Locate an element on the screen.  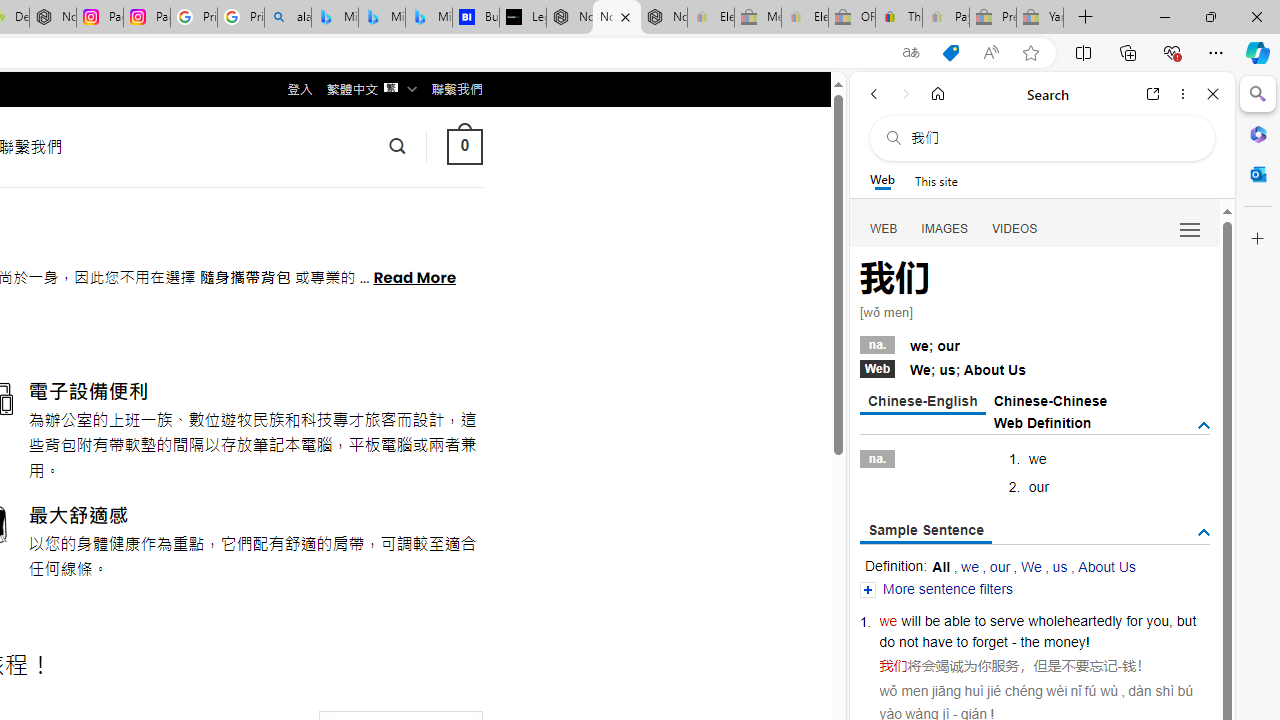
'Us' is located at coordinates (1017, 370).